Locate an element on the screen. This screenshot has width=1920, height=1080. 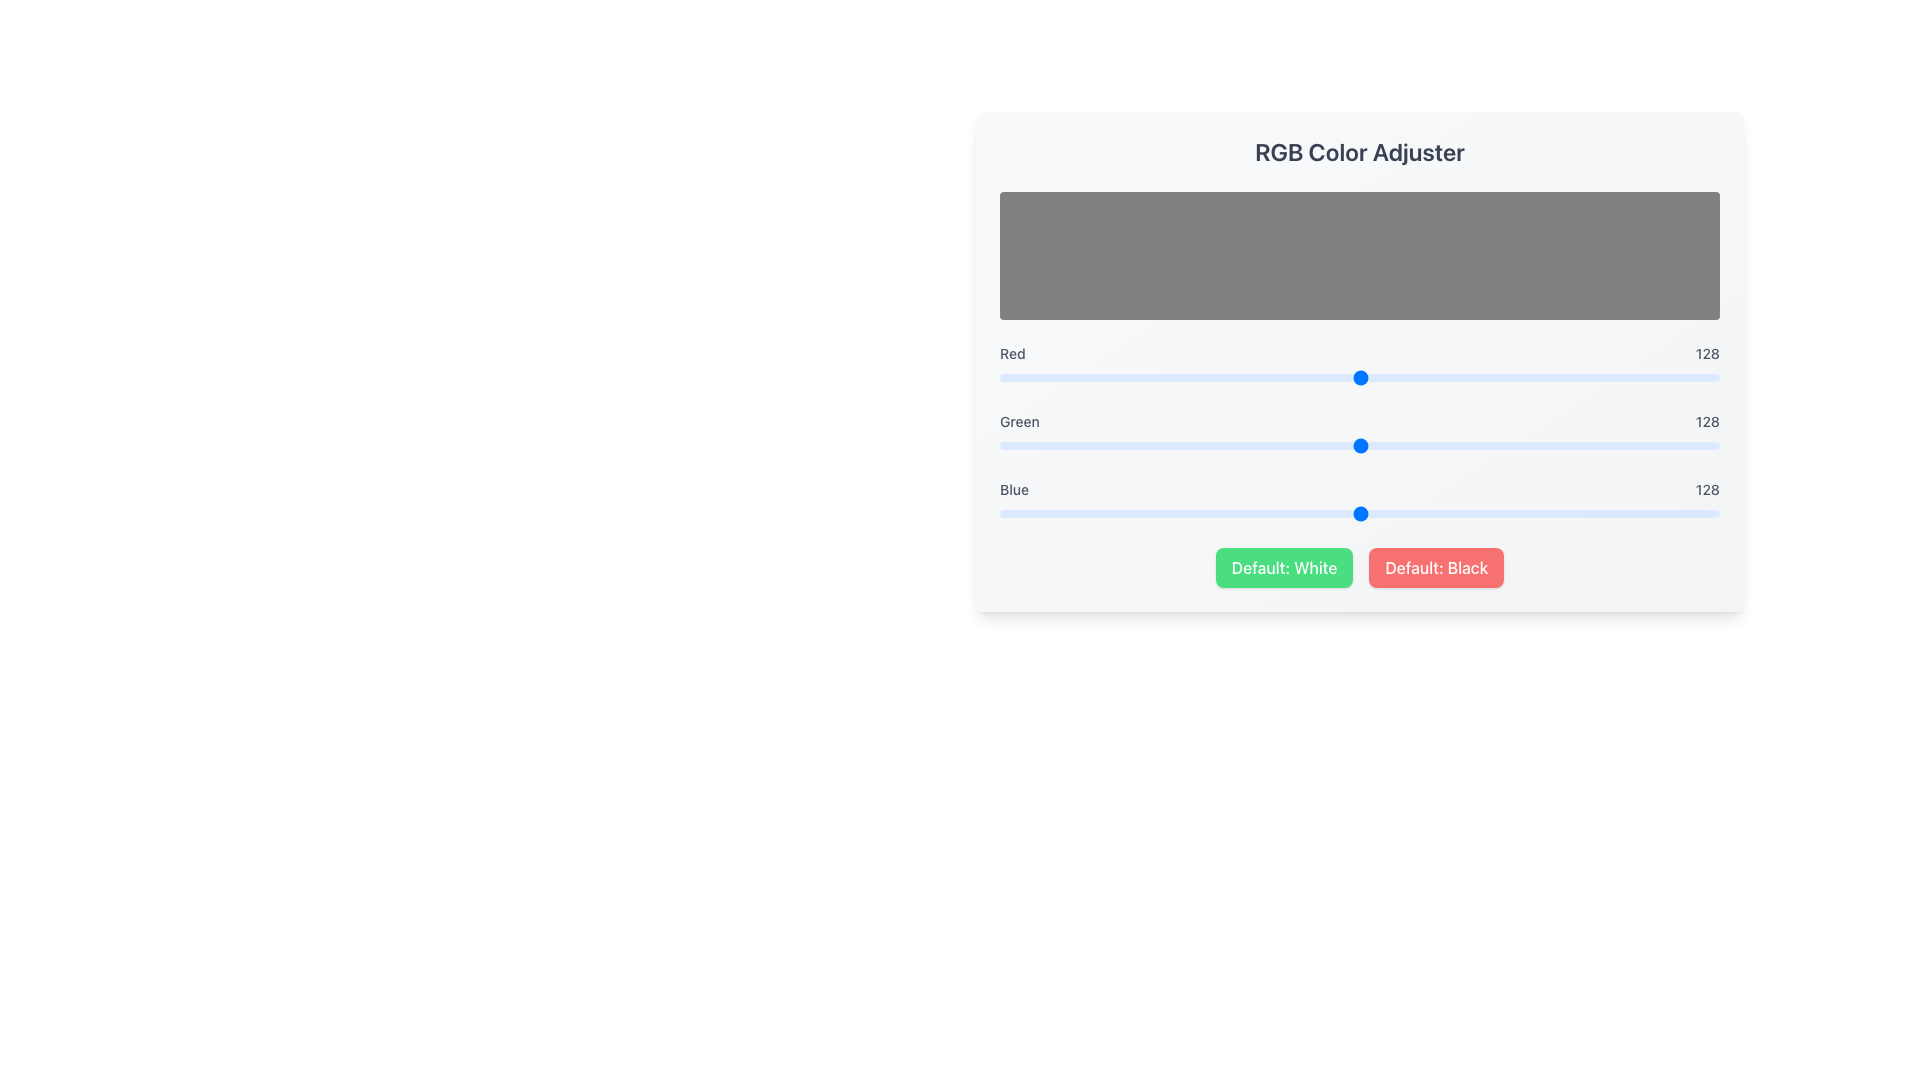
the Red value is located at coordinates (1601, 378).